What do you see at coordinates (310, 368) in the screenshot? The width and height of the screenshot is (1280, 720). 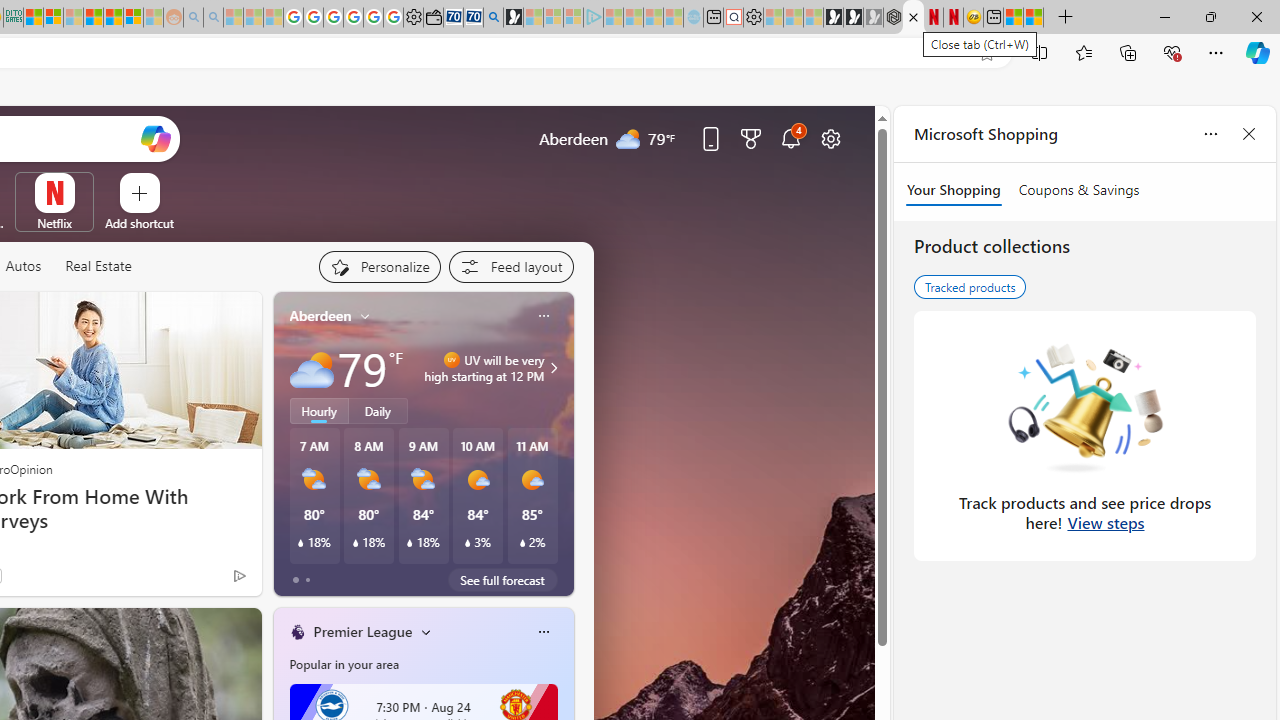 I see `'Mostly cloudy'` at bounding box center [310, 368].